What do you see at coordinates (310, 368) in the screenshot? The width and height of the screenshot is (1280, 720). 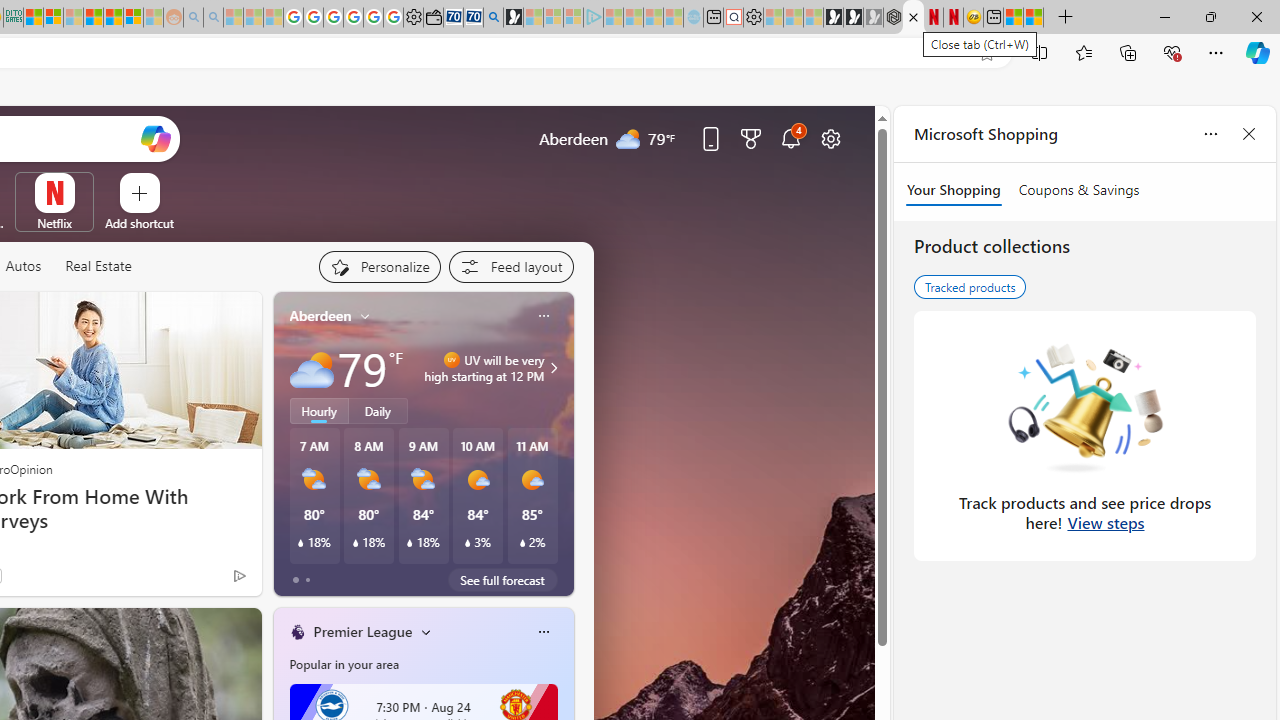 I see `'Mostly cloudy'` at bounding box center [310, 368].